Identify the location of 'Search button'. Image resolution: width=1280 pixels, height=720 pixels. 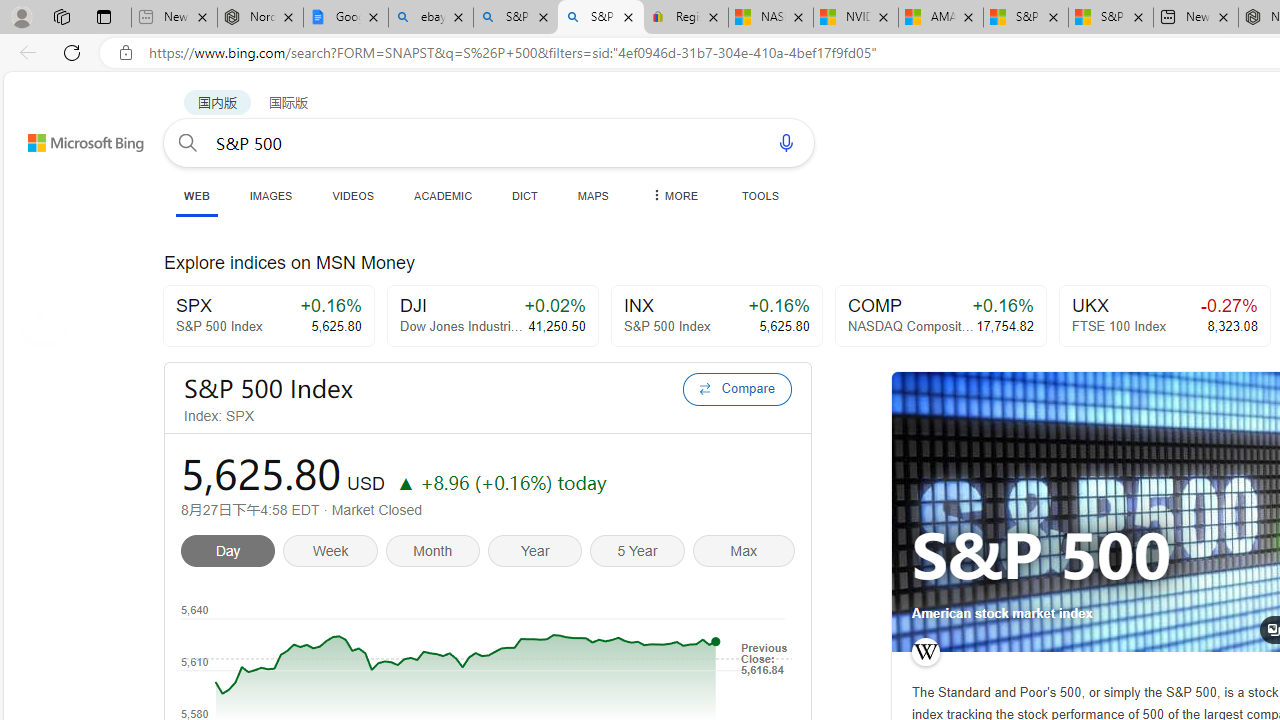
(187, 141).